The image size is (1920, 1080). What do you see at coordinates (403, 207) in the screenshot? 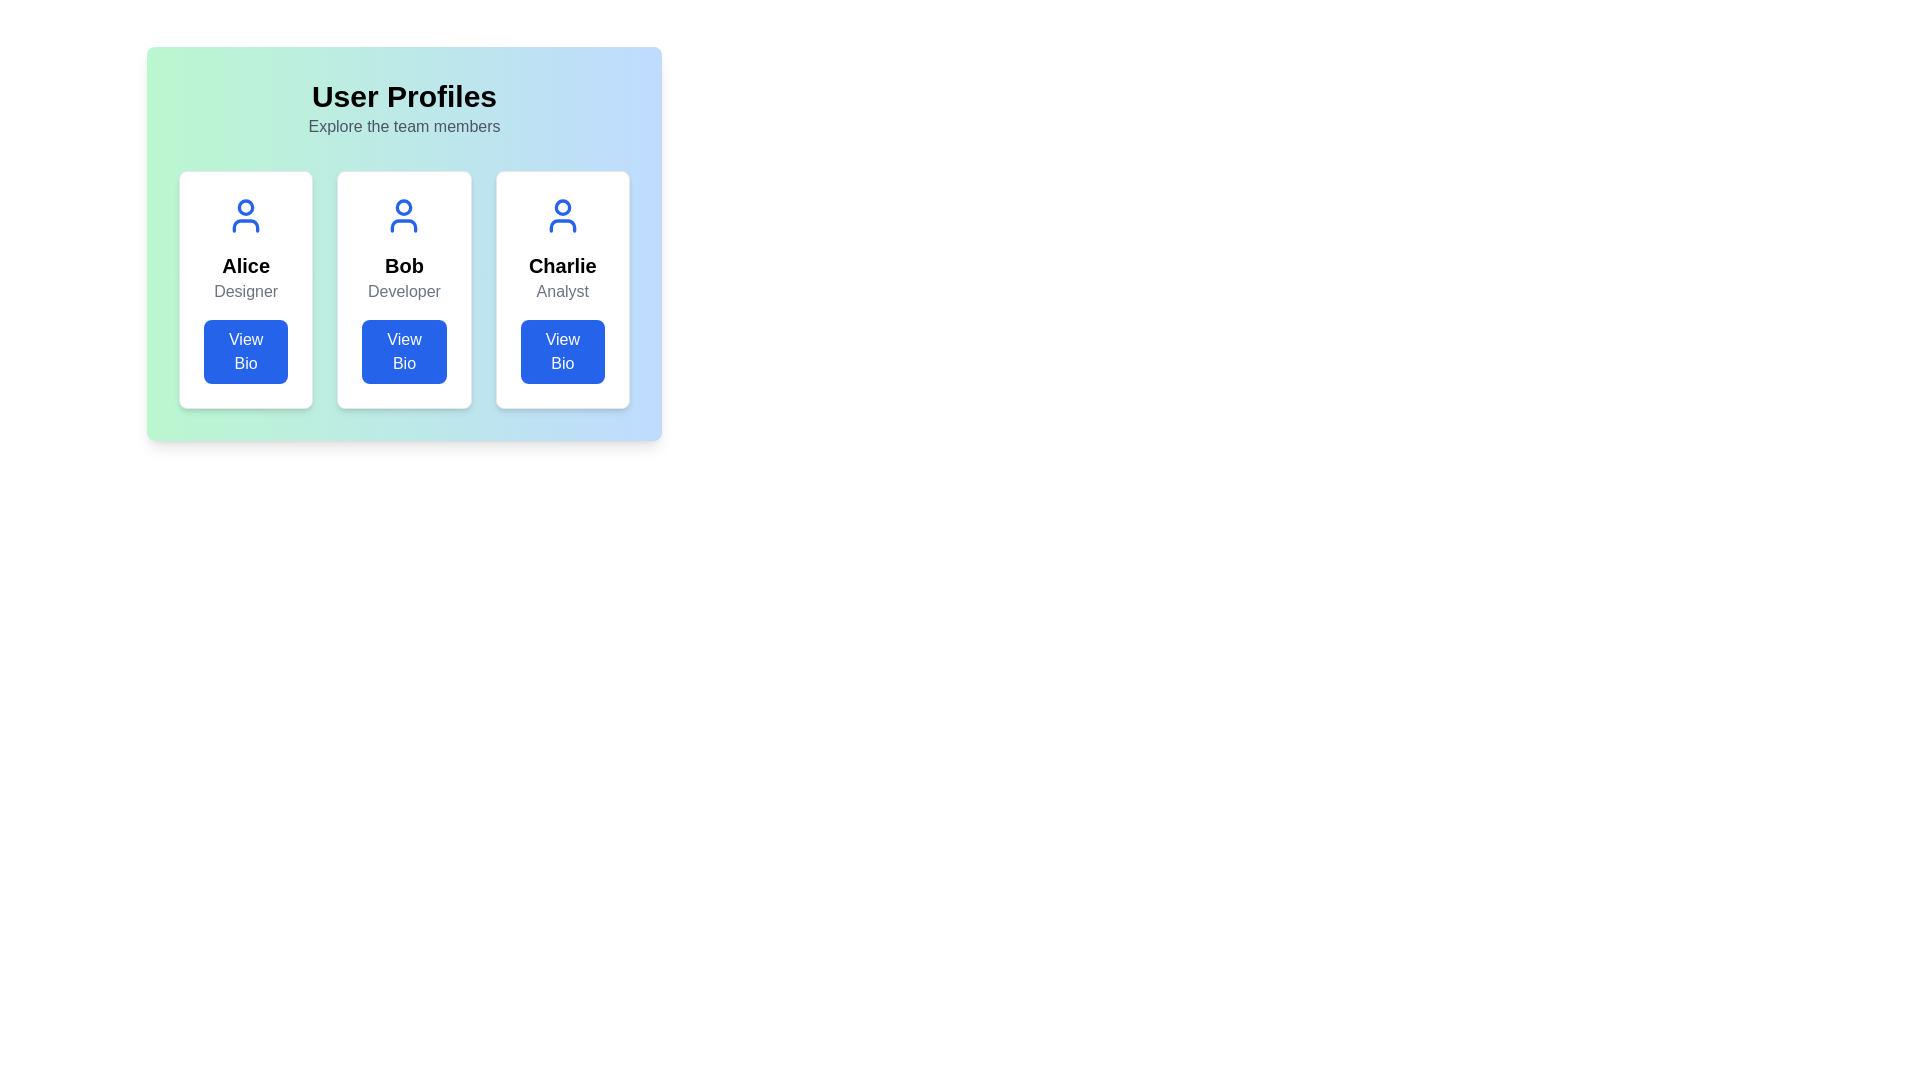
I see `the circular icon component representing a person, located in the center of the card labeled 'Bob'` at bounding box center [403, 207].